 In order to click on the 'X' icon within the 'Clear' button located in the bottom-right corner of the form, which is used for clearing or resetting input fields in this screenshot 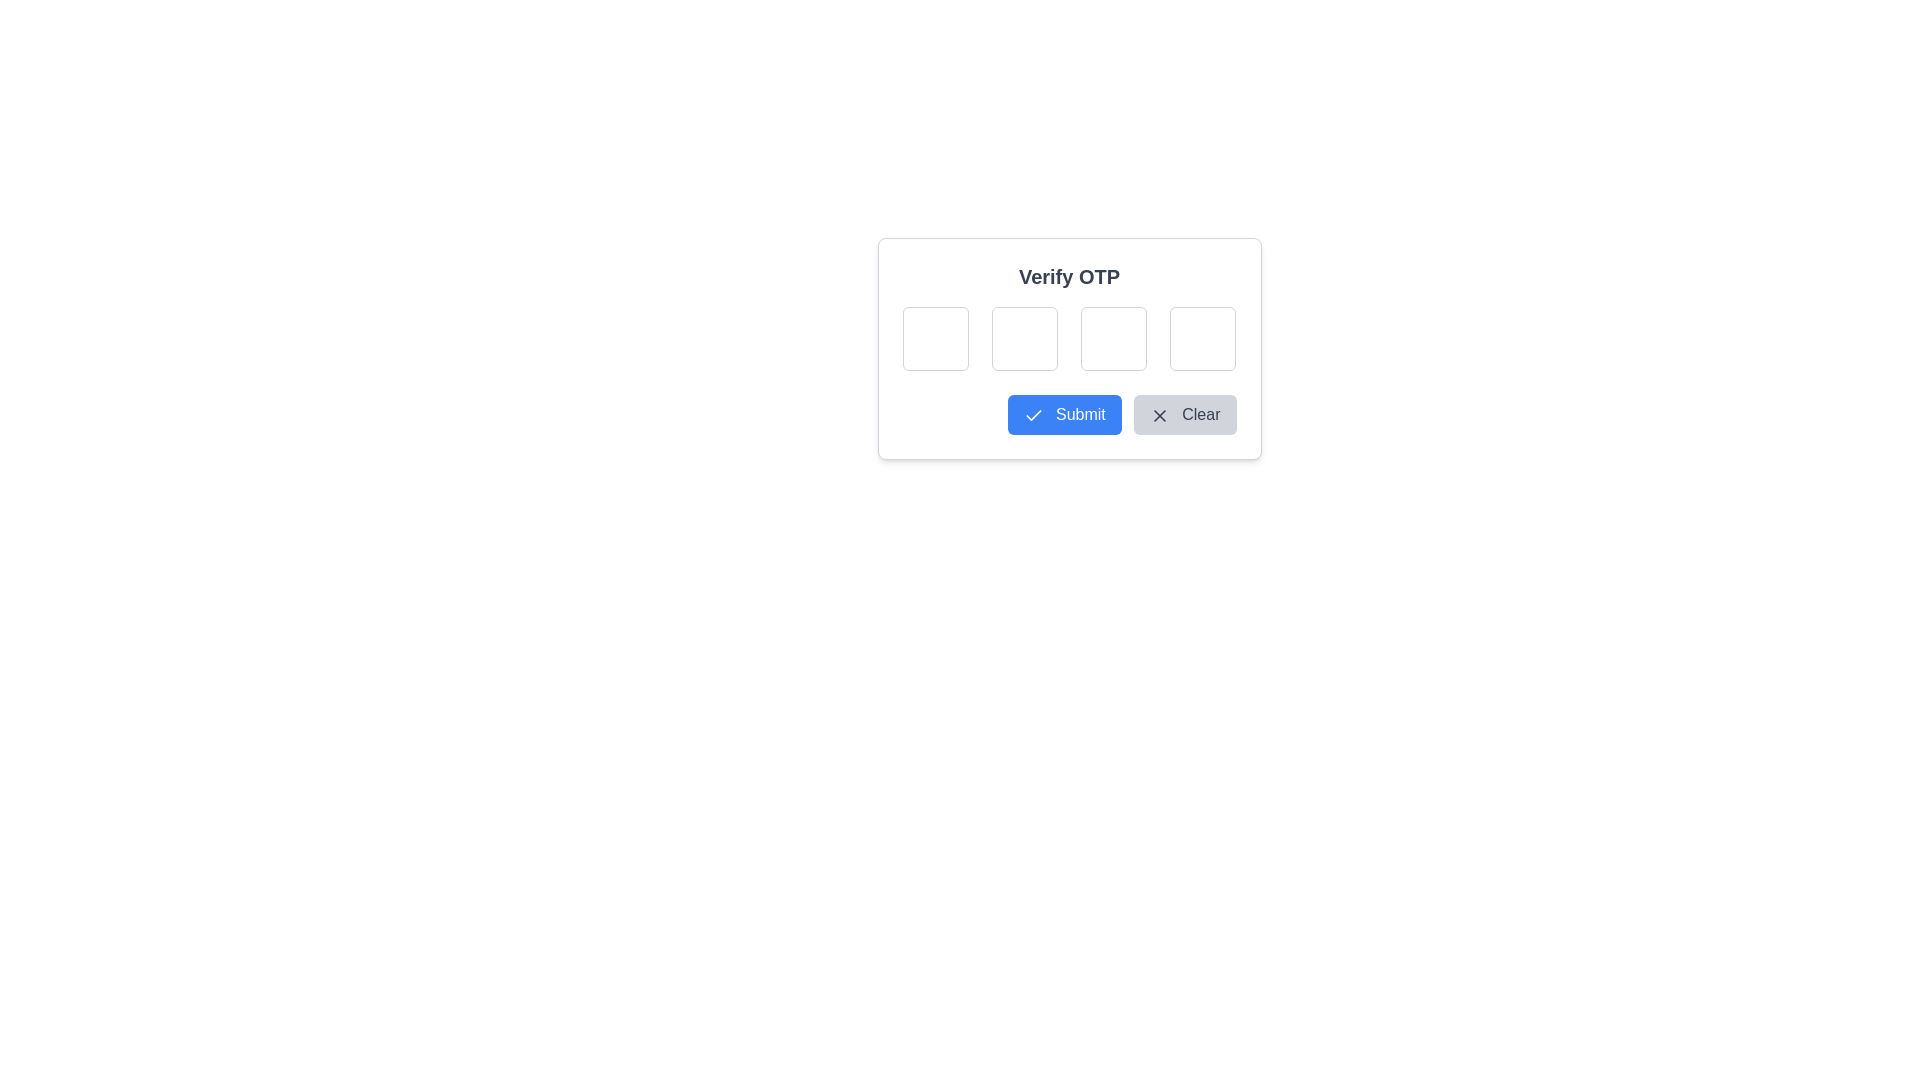, I will do `click(1159, 414)`.